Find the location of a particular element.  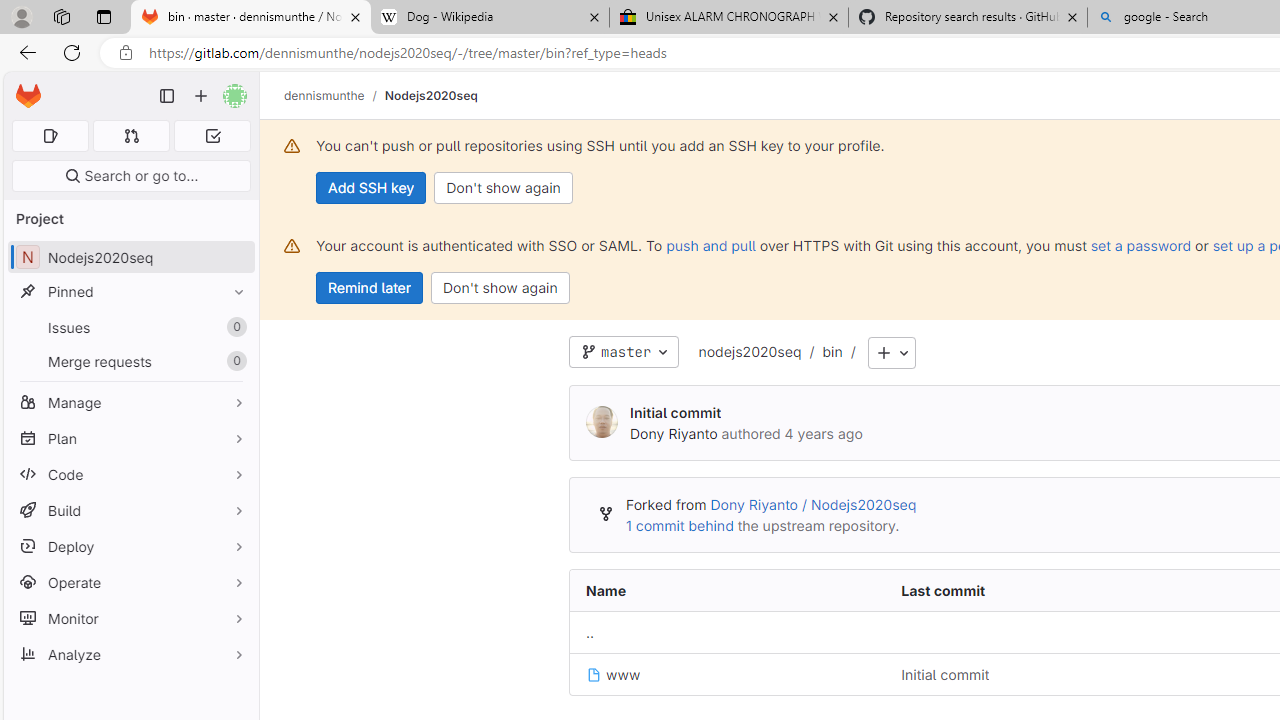

'Deploy' is located at coordinates (130, 546).